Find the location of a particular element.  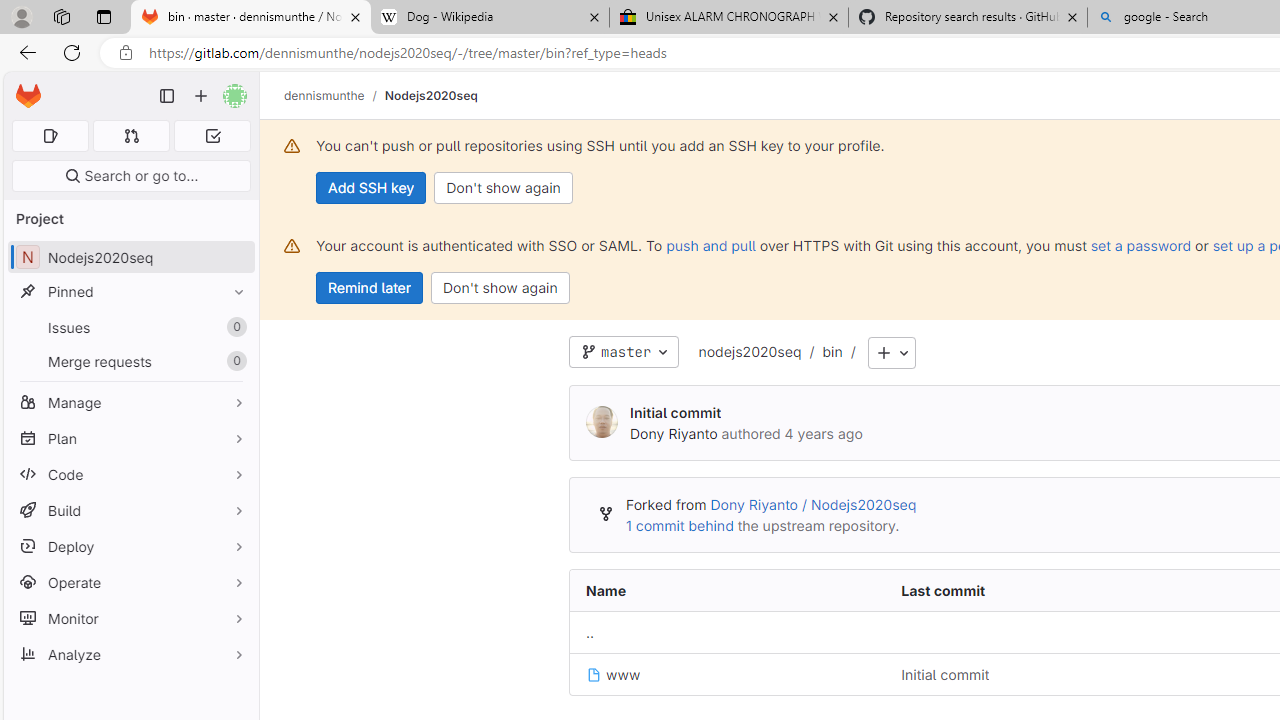

'Deploy' is located at coordinates (130, 546).